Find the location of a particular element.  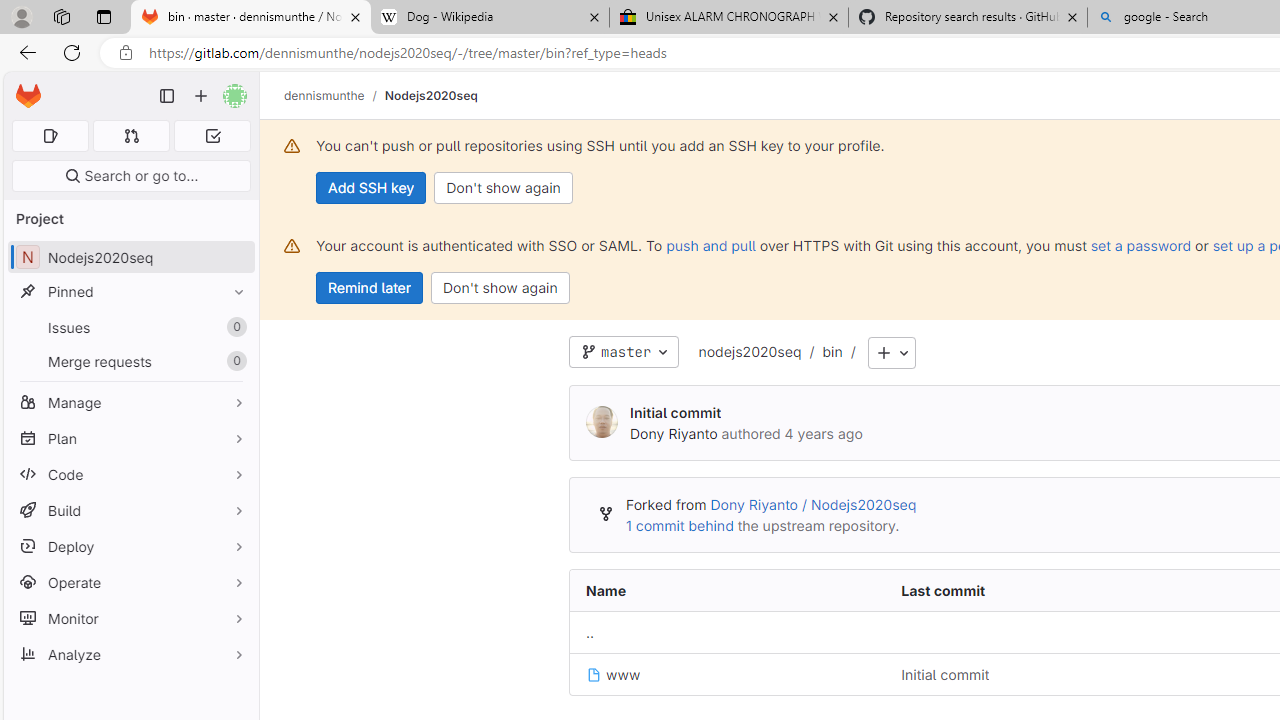

'Deploy' is located at coordinates (130, 546).